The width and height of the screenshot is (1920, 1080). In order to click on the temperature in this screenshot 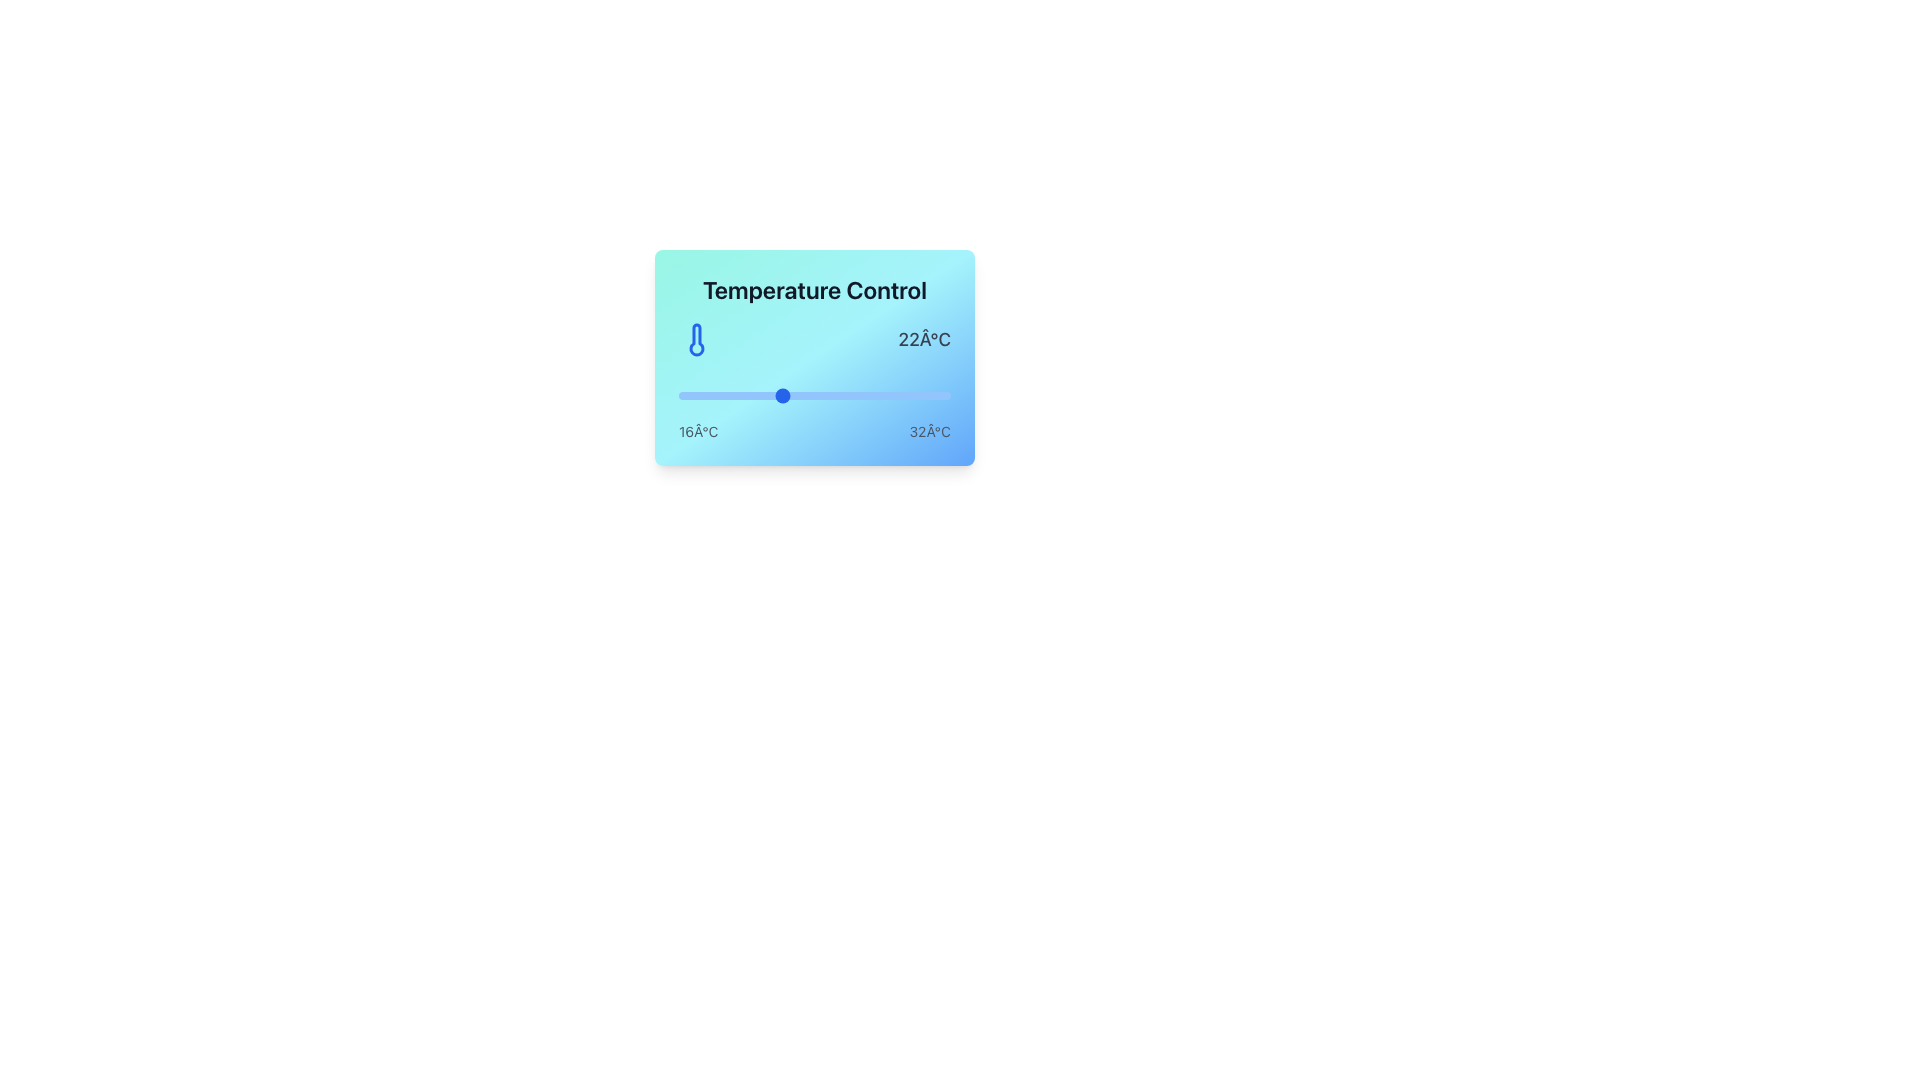, I will do `click(713, 396)`.